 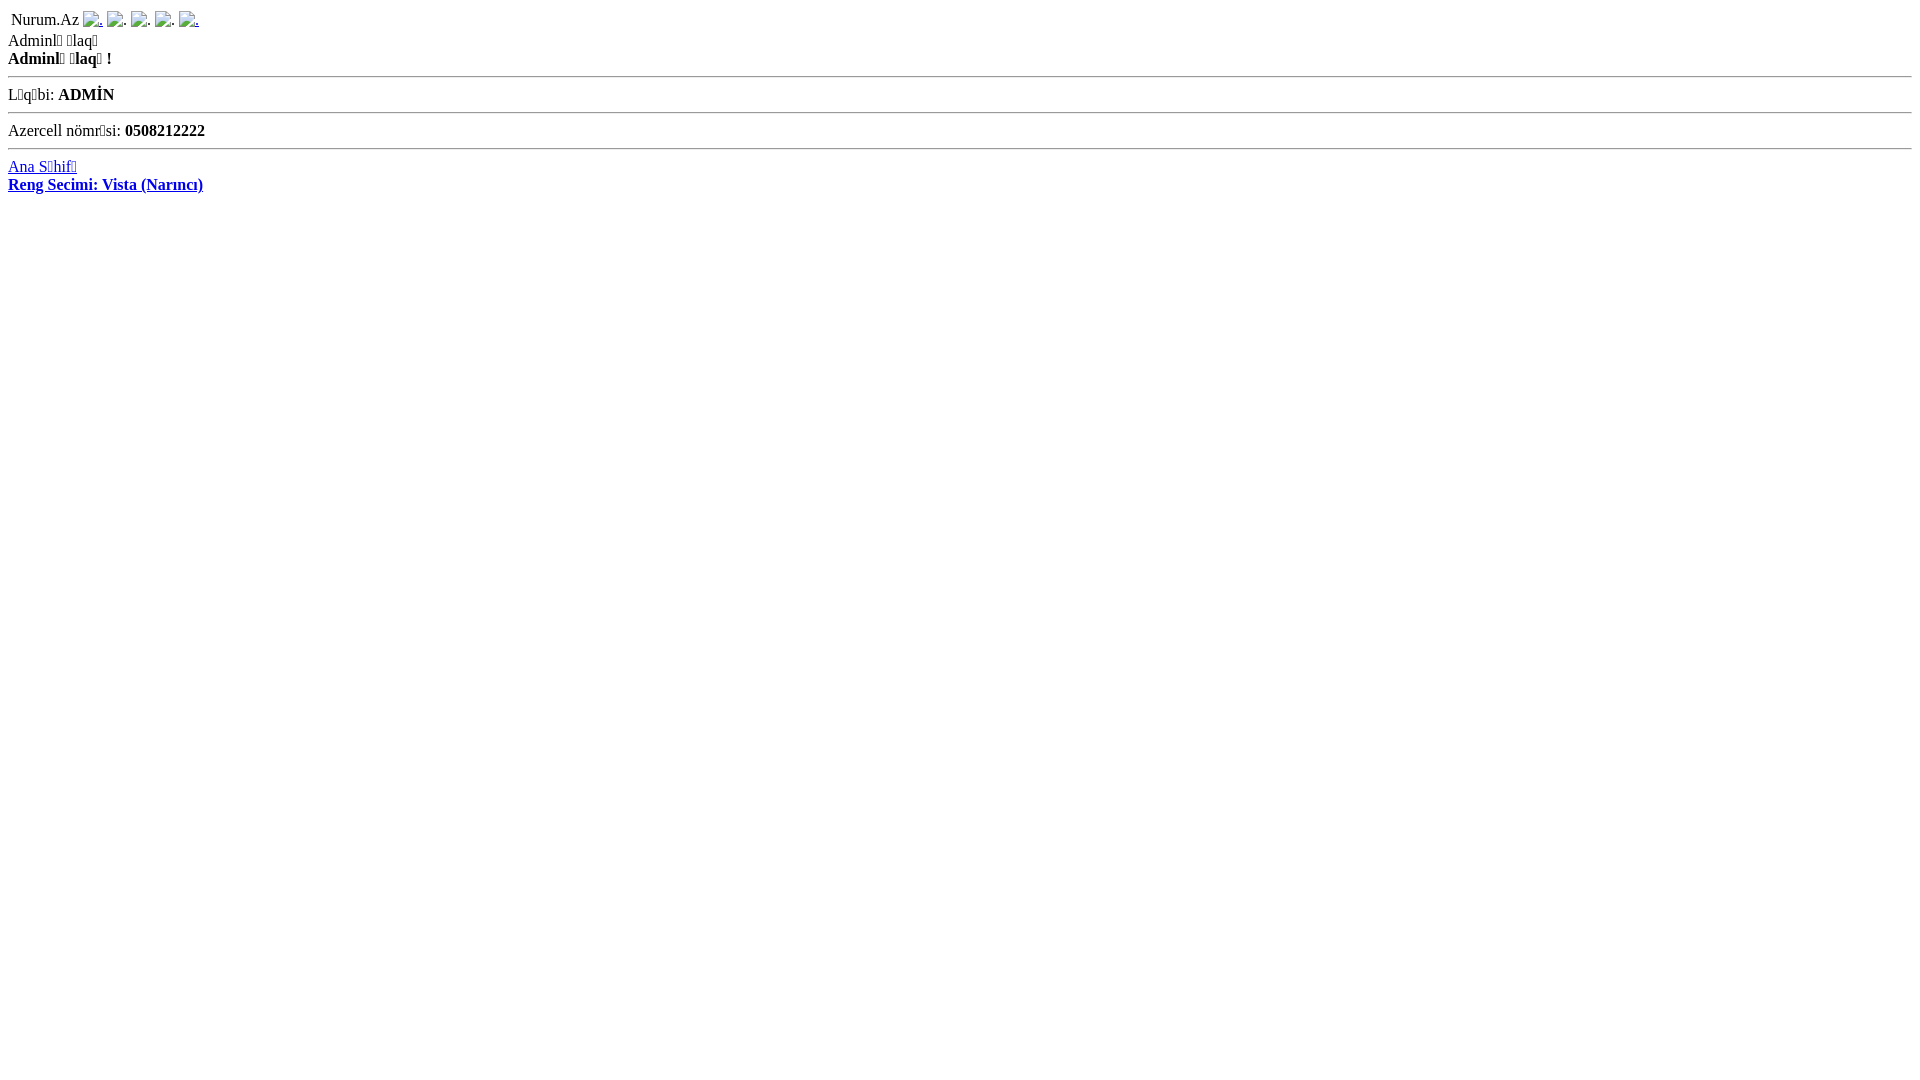 I want to click on 'Qeydiyyat', so click(x=188, y=19).